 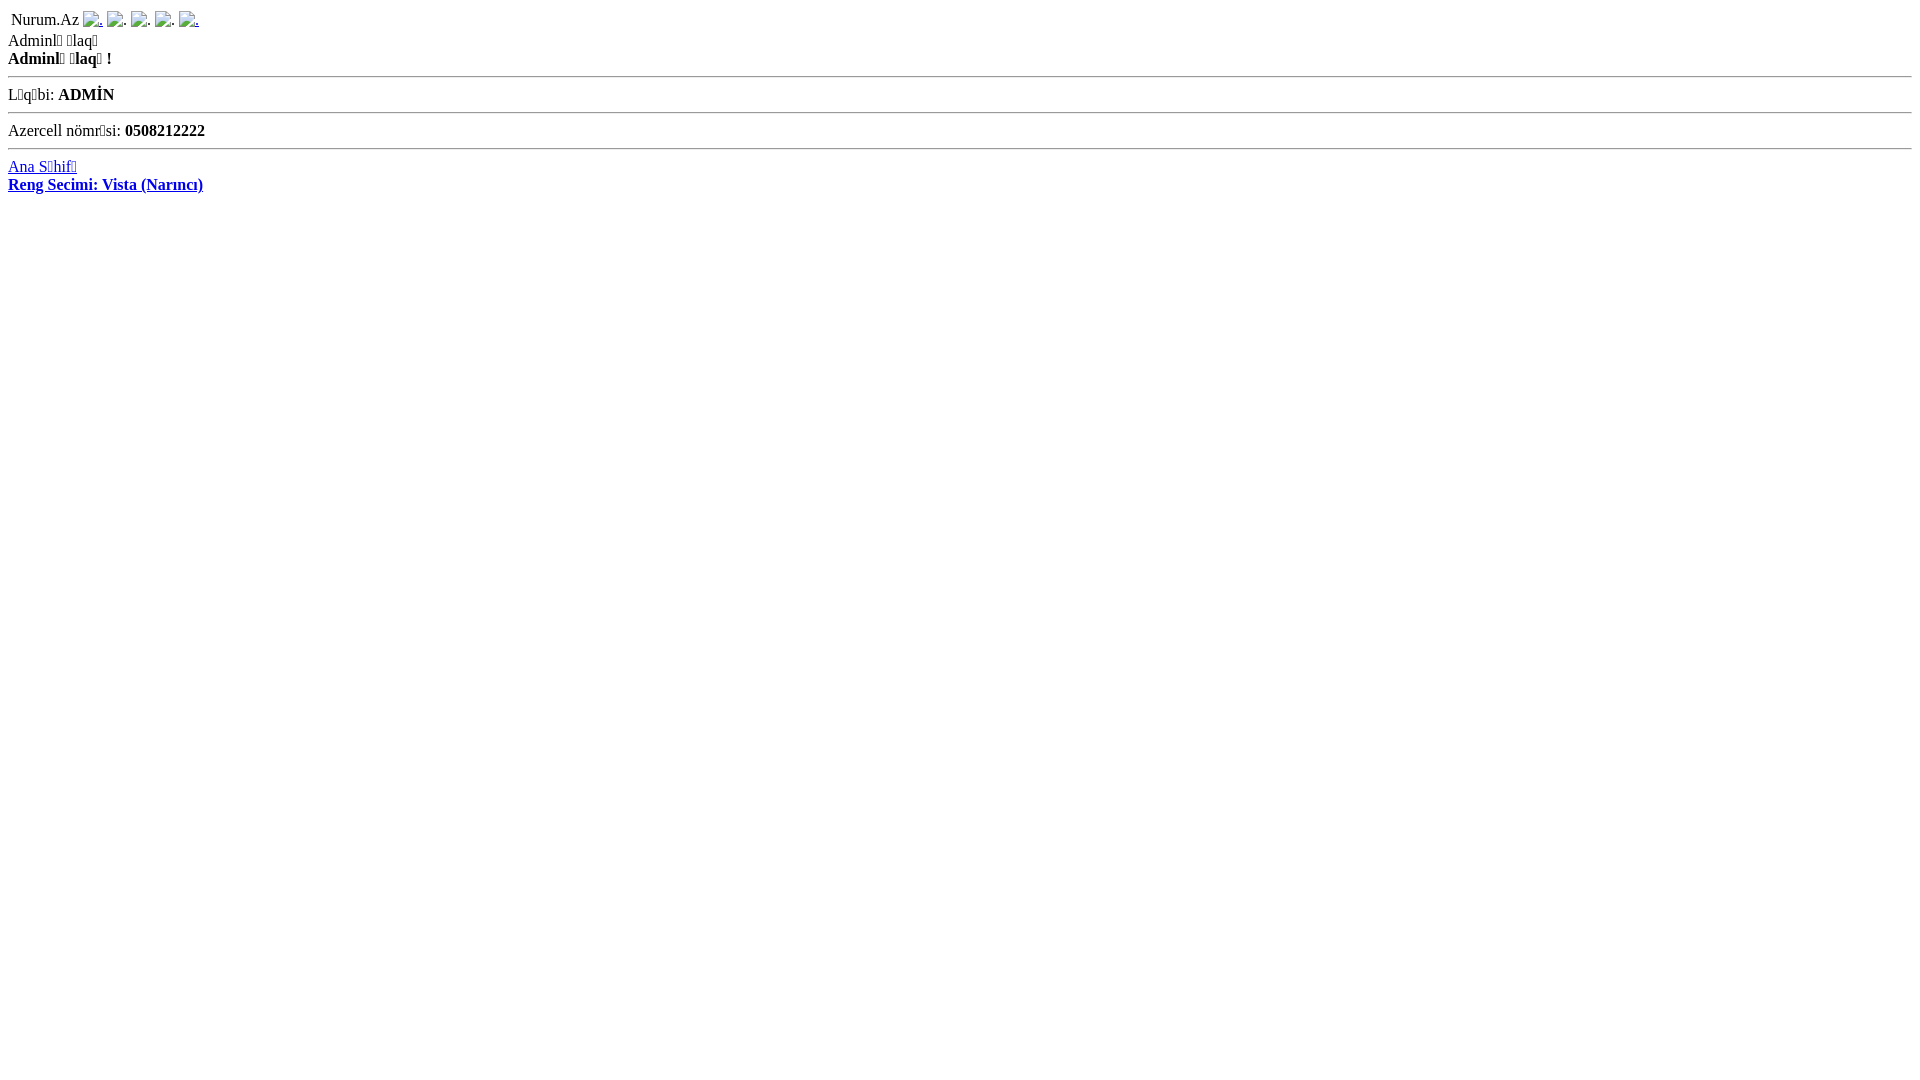 I want to click on 'Qeydiyyat', so click(x=188, y=19).